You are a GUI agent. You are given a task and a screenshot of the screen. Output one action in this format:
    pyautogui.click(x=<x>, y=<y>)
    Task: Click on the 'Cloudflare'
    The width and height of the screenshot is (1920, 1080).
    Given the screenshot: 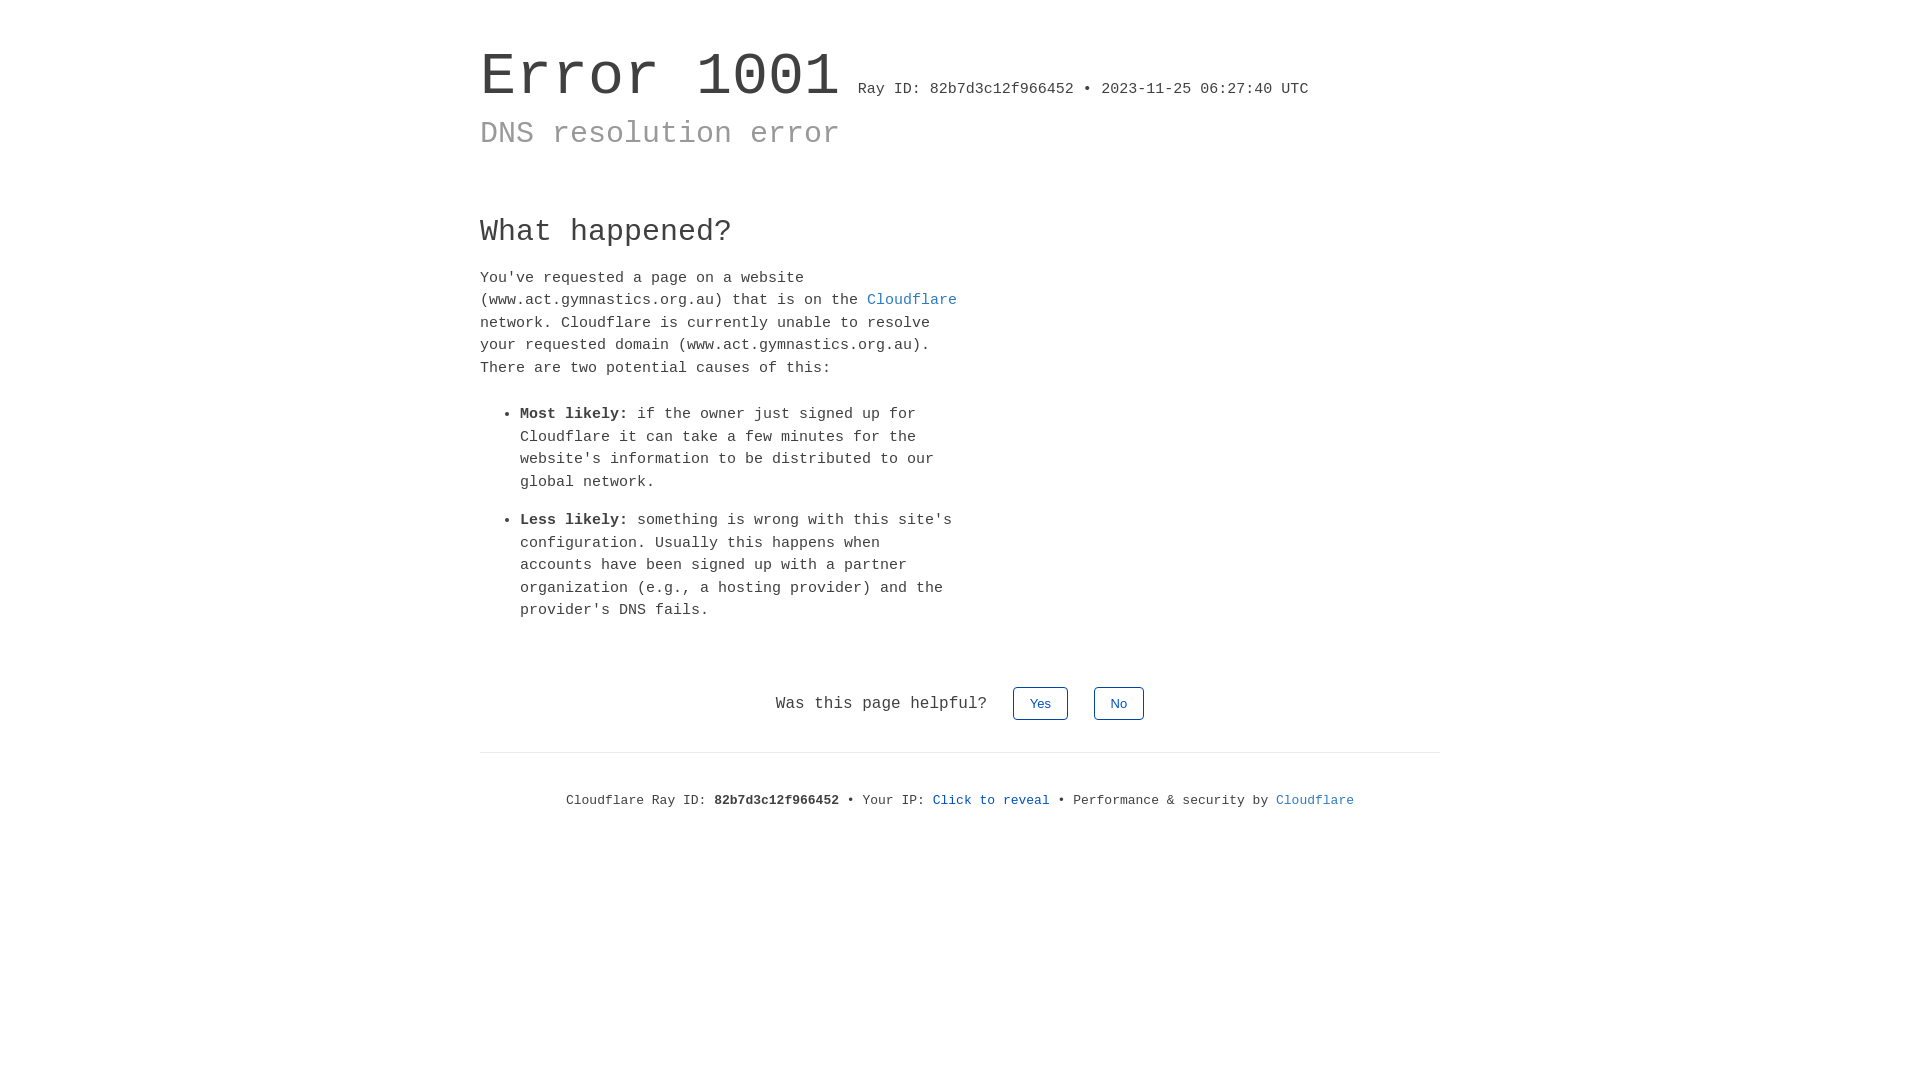 What is the action you would take?
    pyautogui.click(x=911, y=300)
    